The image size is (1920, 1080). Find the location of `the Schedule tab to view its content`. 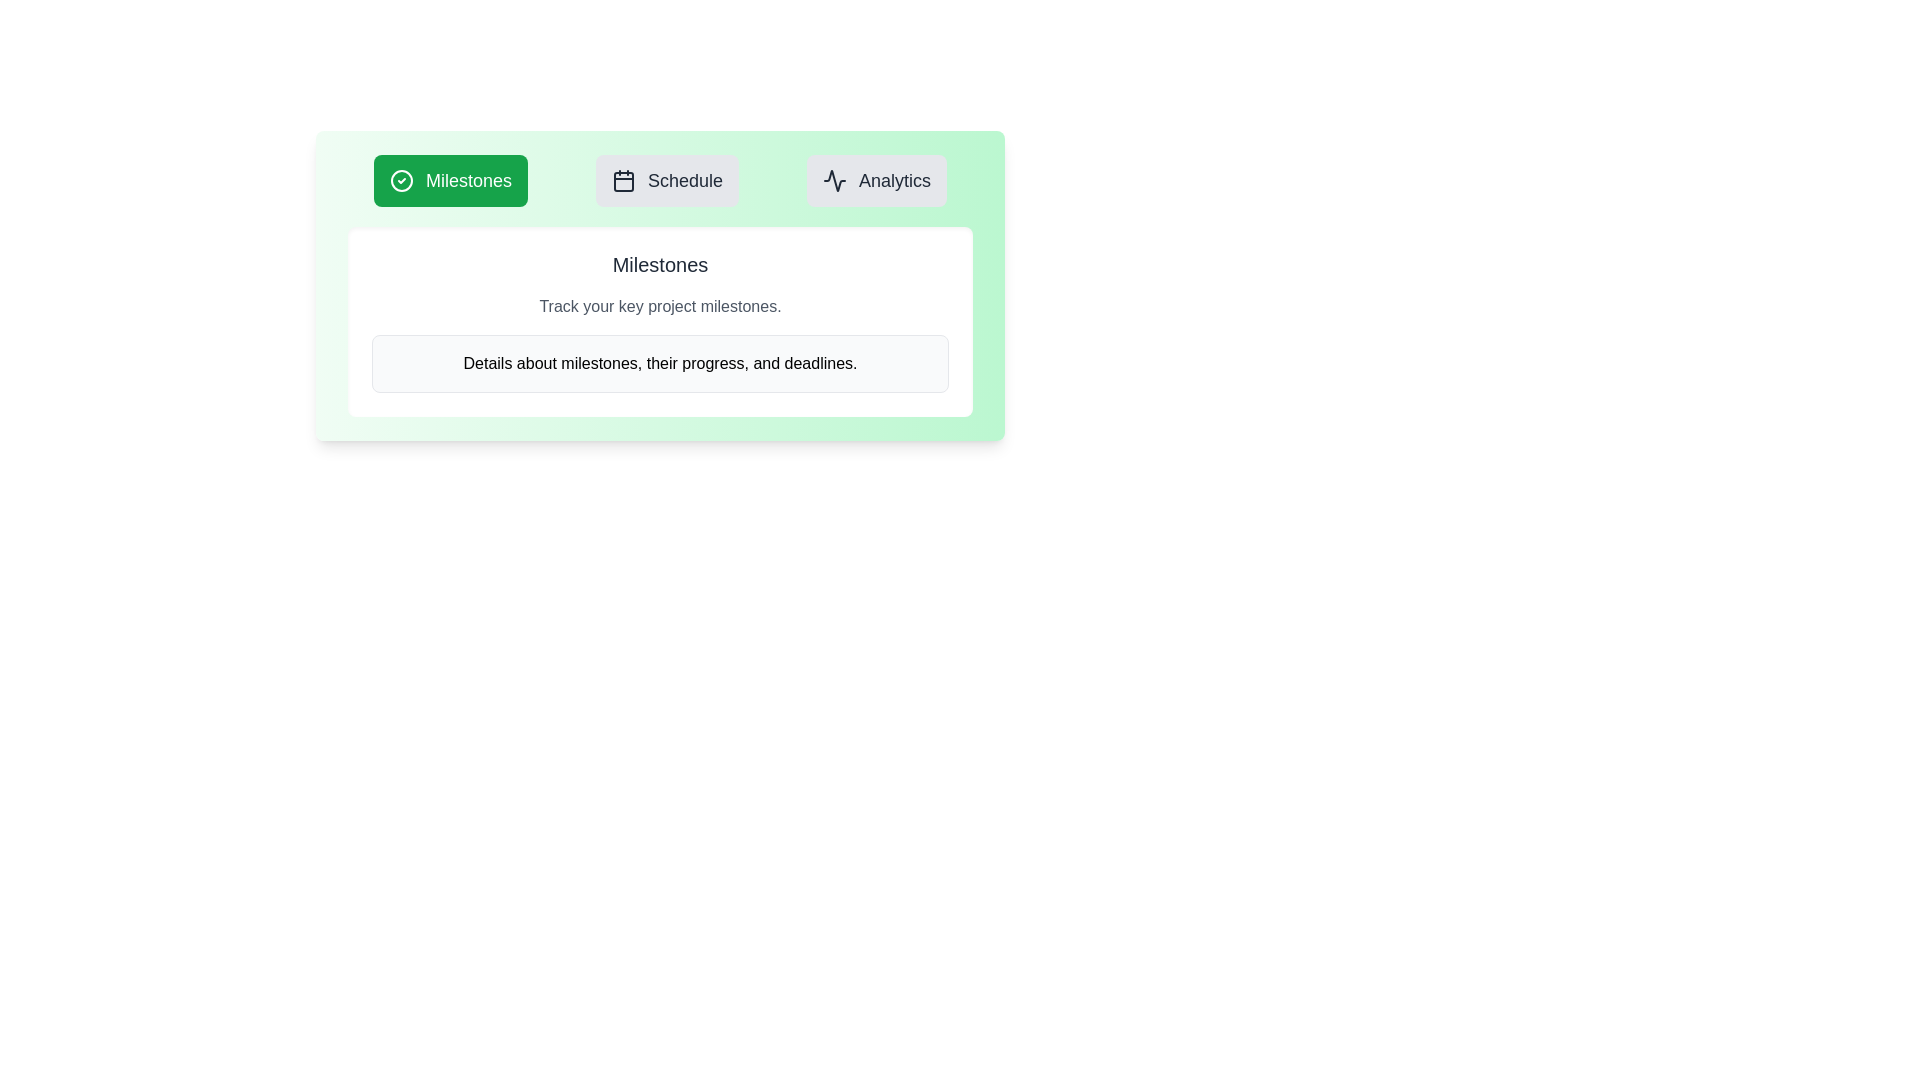

the Schedule tab to view its content is located at coordinates (667, 181).